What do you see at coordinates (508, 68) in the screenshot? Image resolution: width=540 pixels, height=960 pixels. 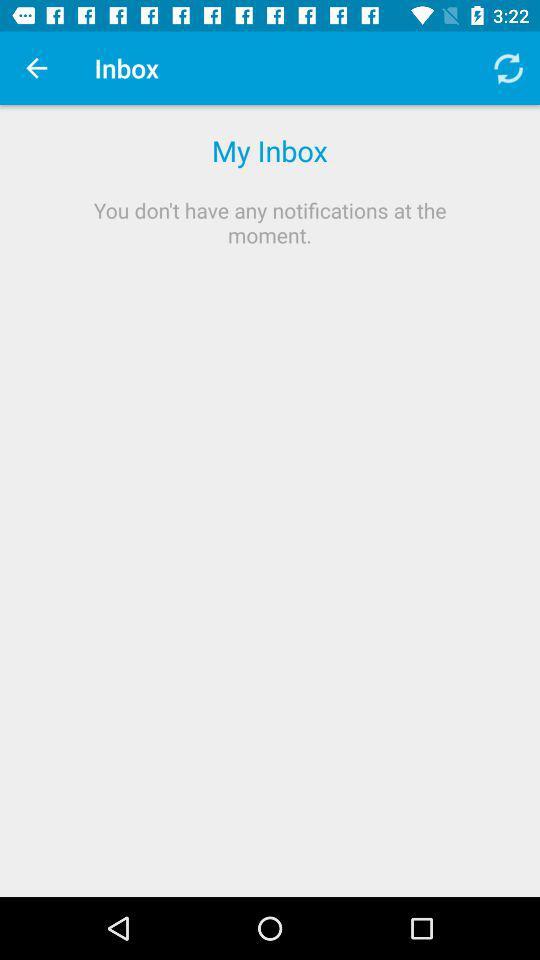 I see `item to the right of inbox item` at bounding box center [508, 68].